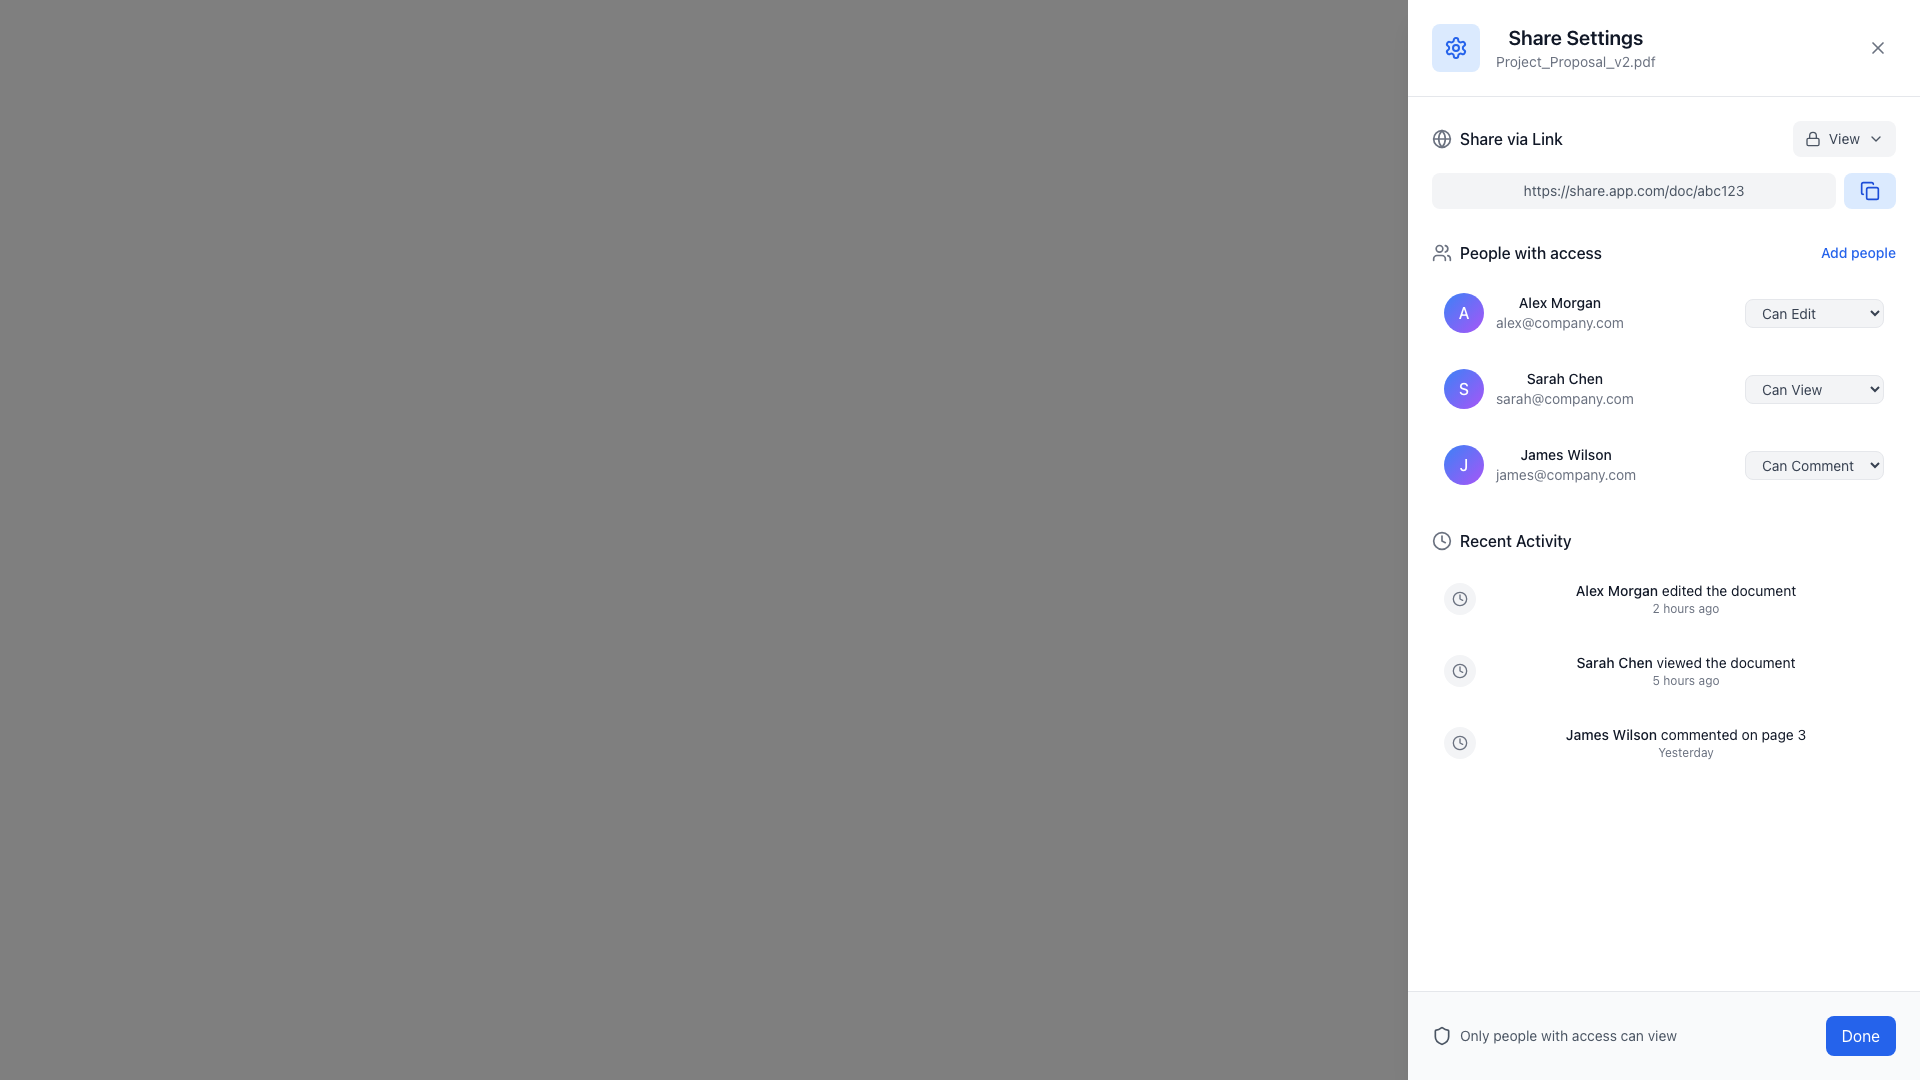 The width and height of the screenshot is (1920, 1080). Describe the element at coordinates (1684, 752) in the screenshot. I see `text label displaying 'Yesterday' located in the 'Recent Activity' section, below the comment by James Wilson` at that location.